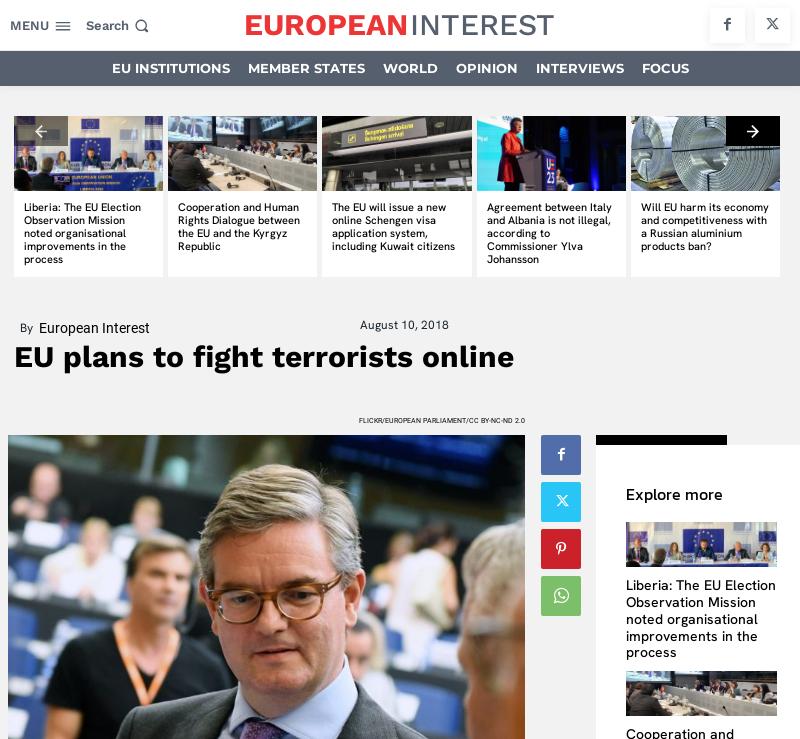 This screenshot has height=739, width=800. I want to click on 'European Interest', so click(94, 327).